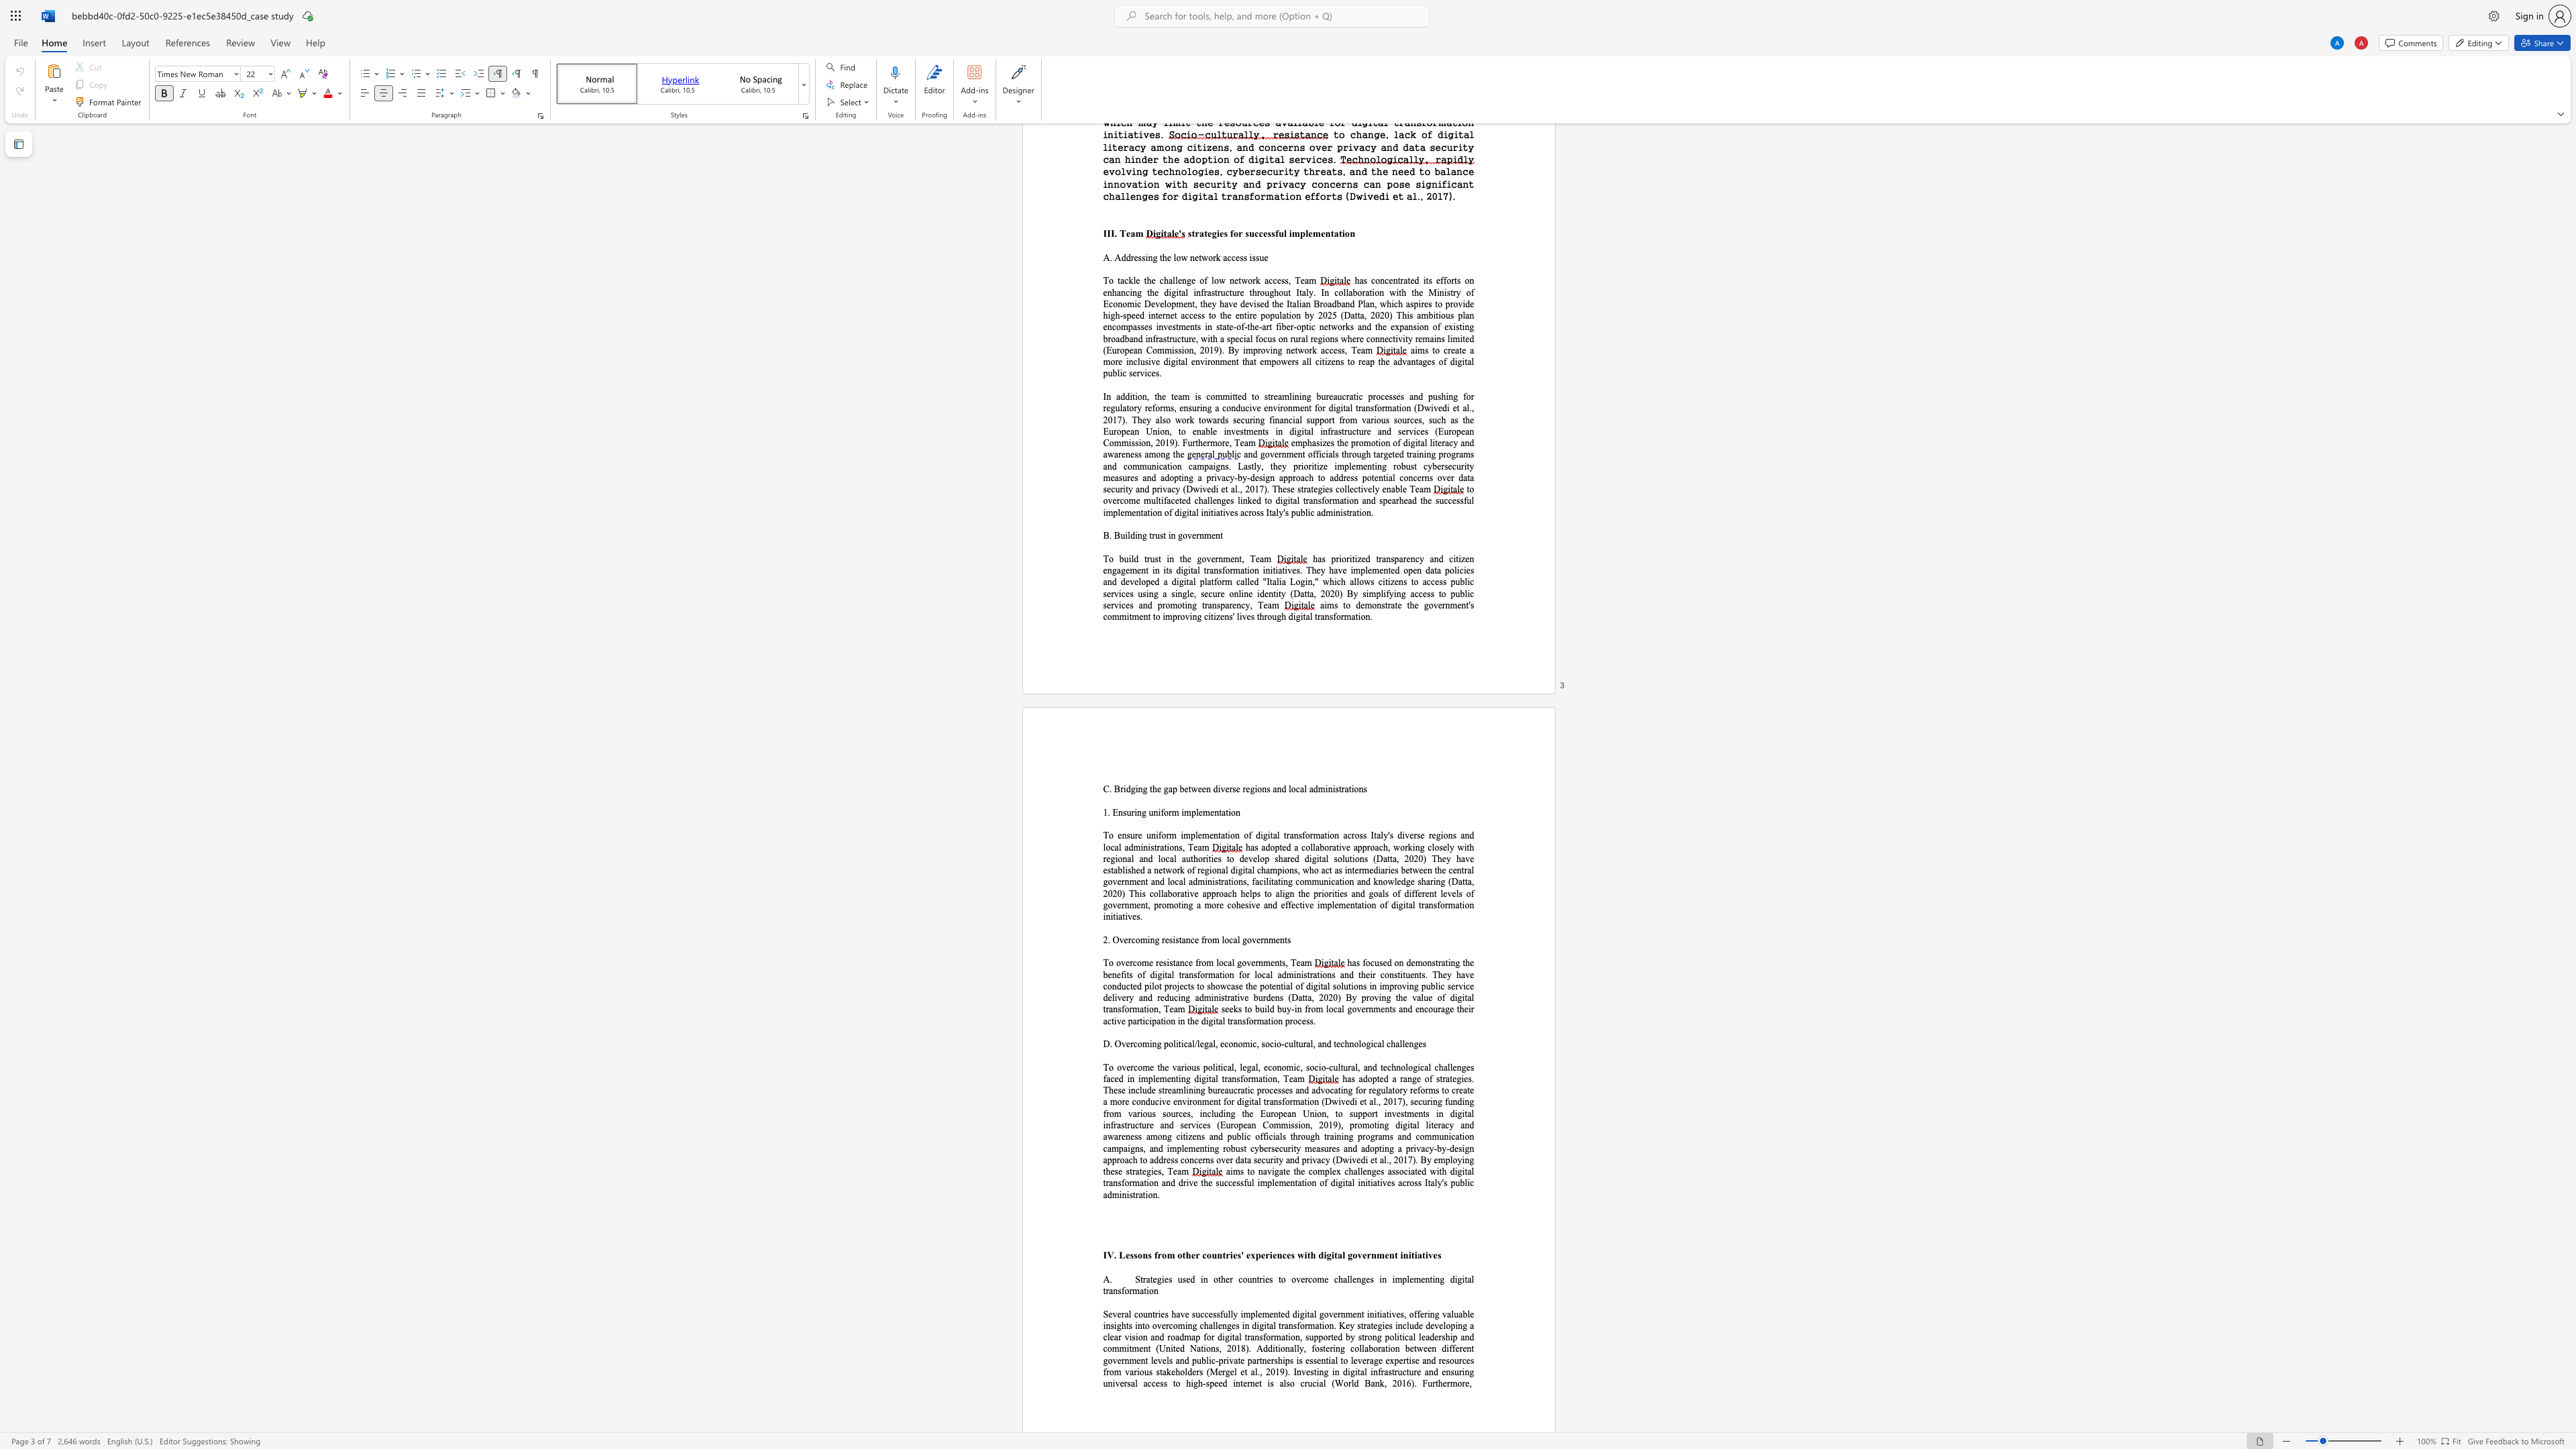 Image resolution: width=2576 pixels, height=1449 pixels. Describe the element at coordinates (1107, 1336) in the screenshot. I see `the subset text "lea" within the text "a clear vision"` at that location.